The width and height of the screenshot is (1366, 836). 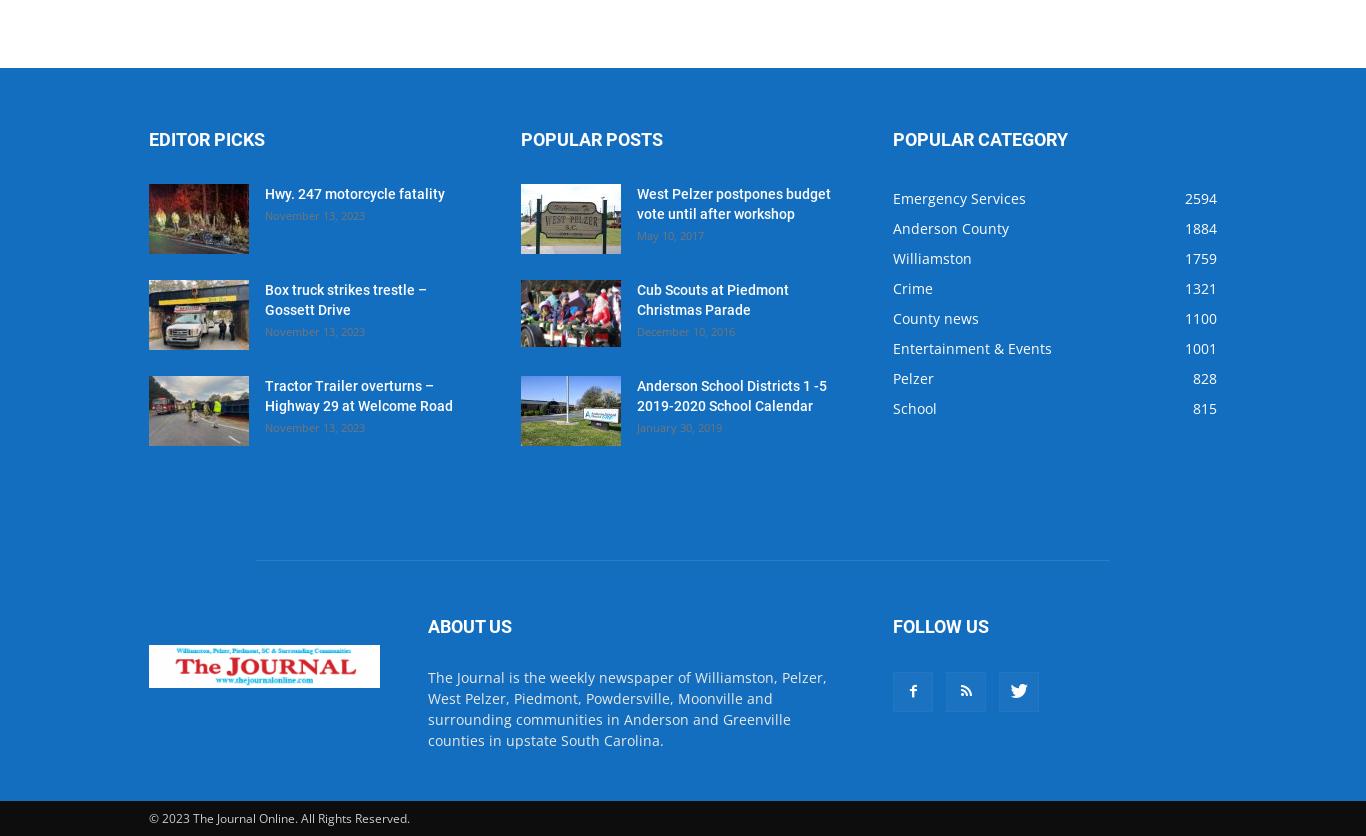 What do you see at coordinates (591, 138) in the screenshot?
I see `'POPULAR POSTS'` at bounding box center [591, 138].